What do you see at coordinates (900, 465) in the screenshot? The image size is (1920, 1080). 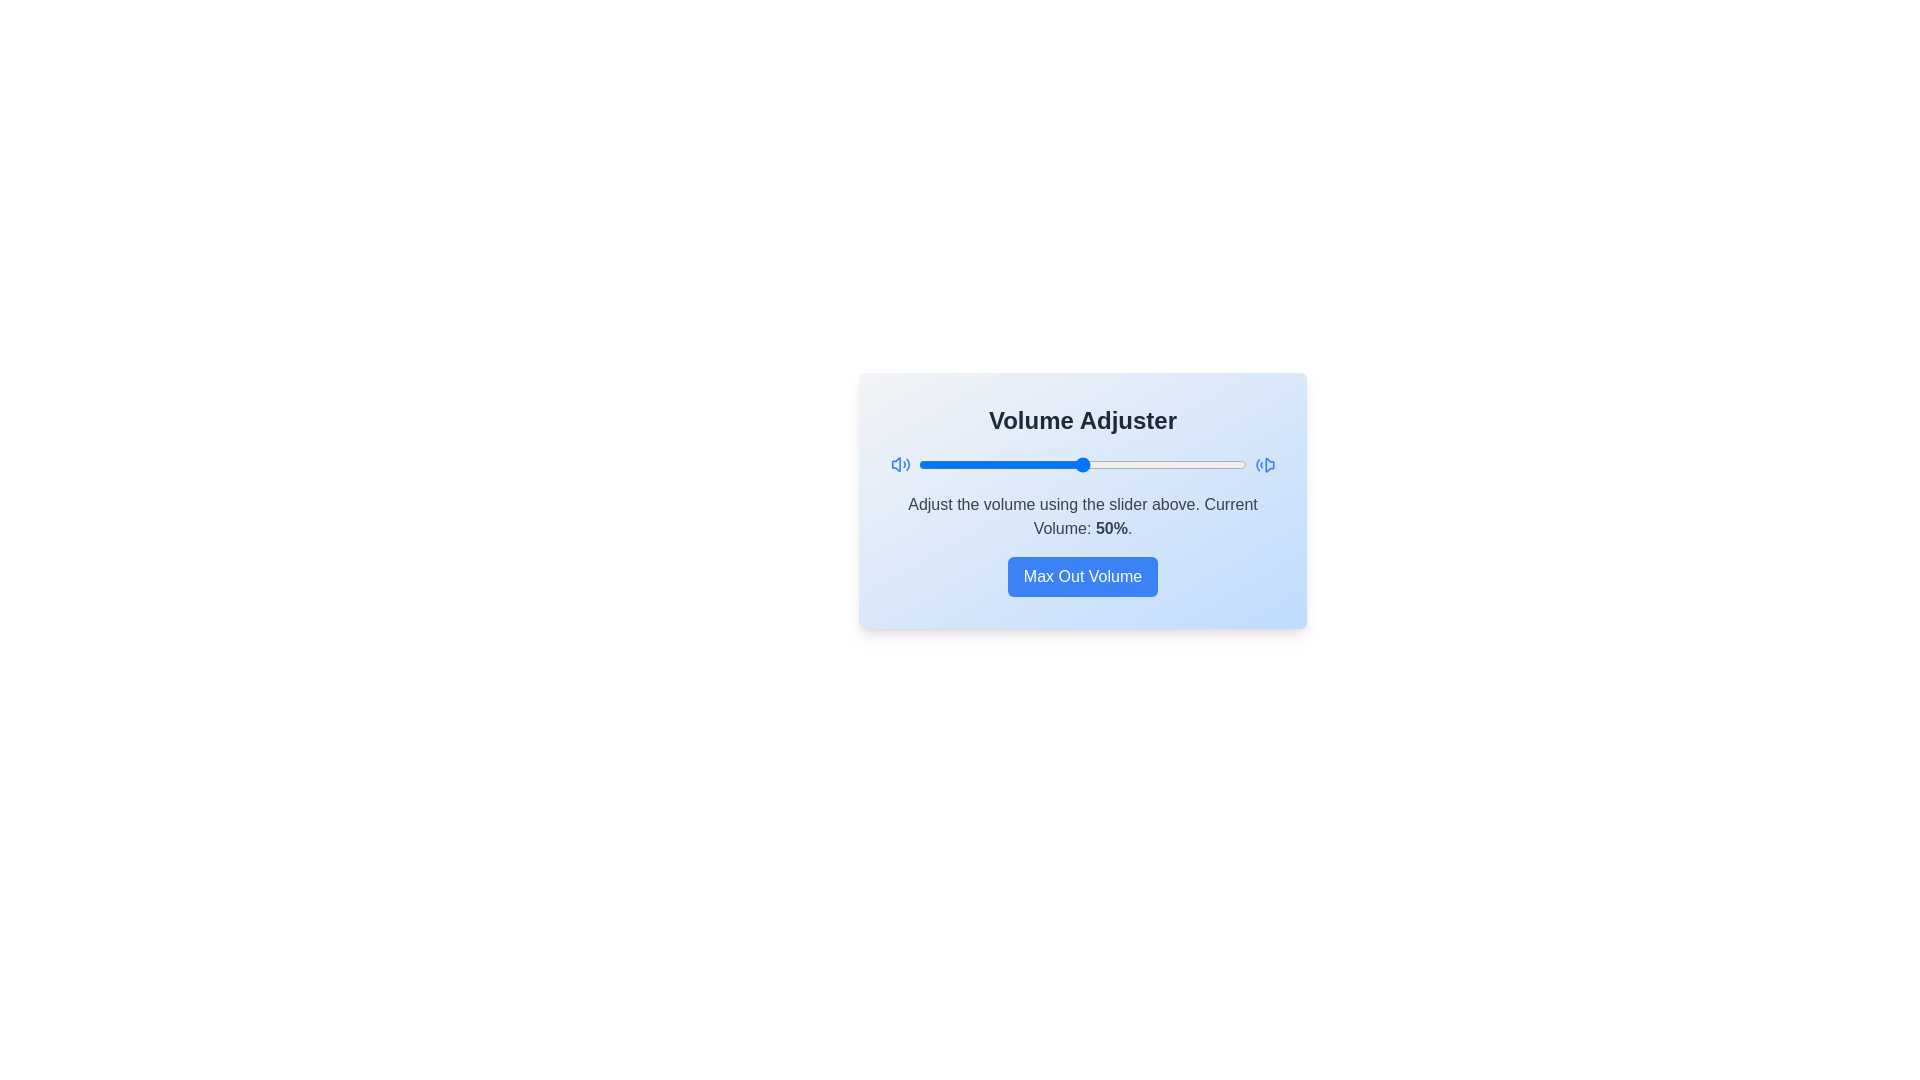 I see `the left volume icon to reveal its tooltip` at bounding box center [900, 465].